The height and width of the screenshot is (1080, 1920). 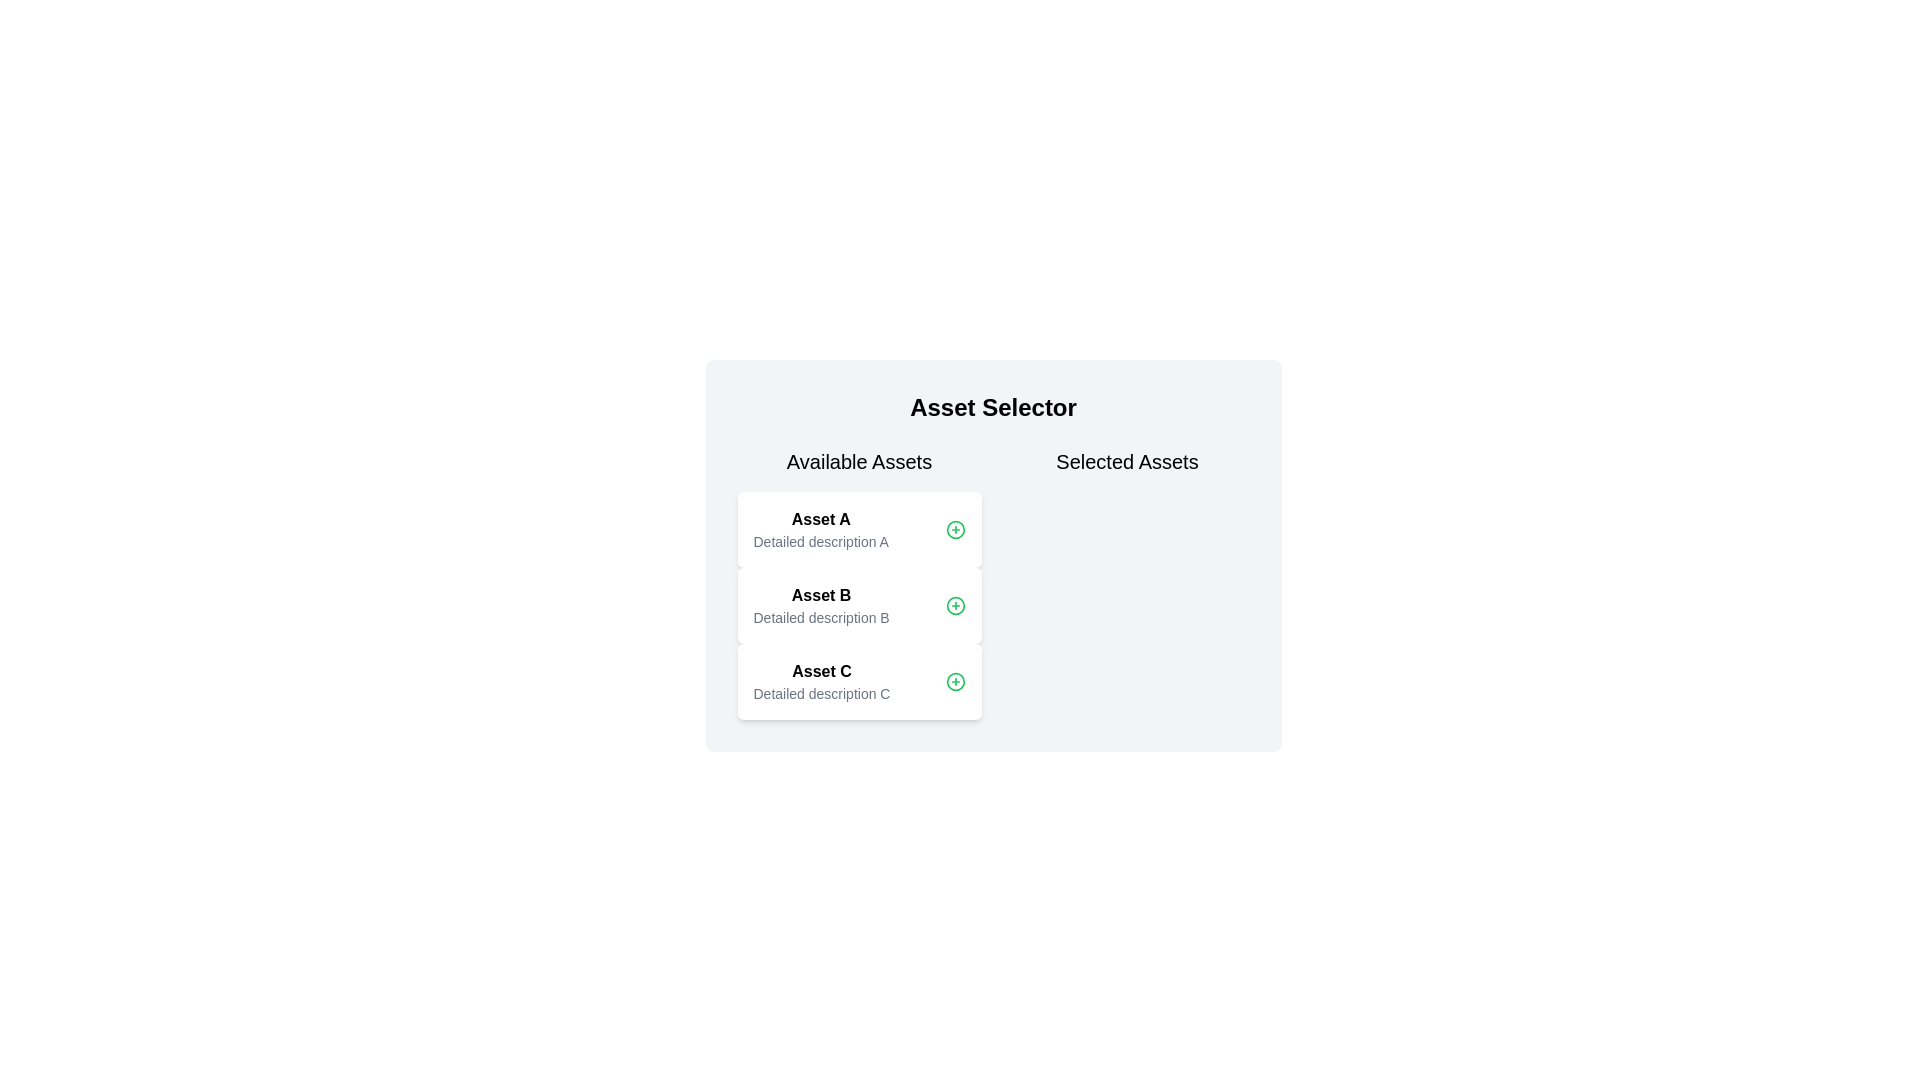 What do you see at coordinates (859, 604) in the screenshot?
I see `the second list item under the 'Available Assets' heading, which provides information about 'Asset B' and includes a nearby green '+' button` at bounding box center [859, 604].